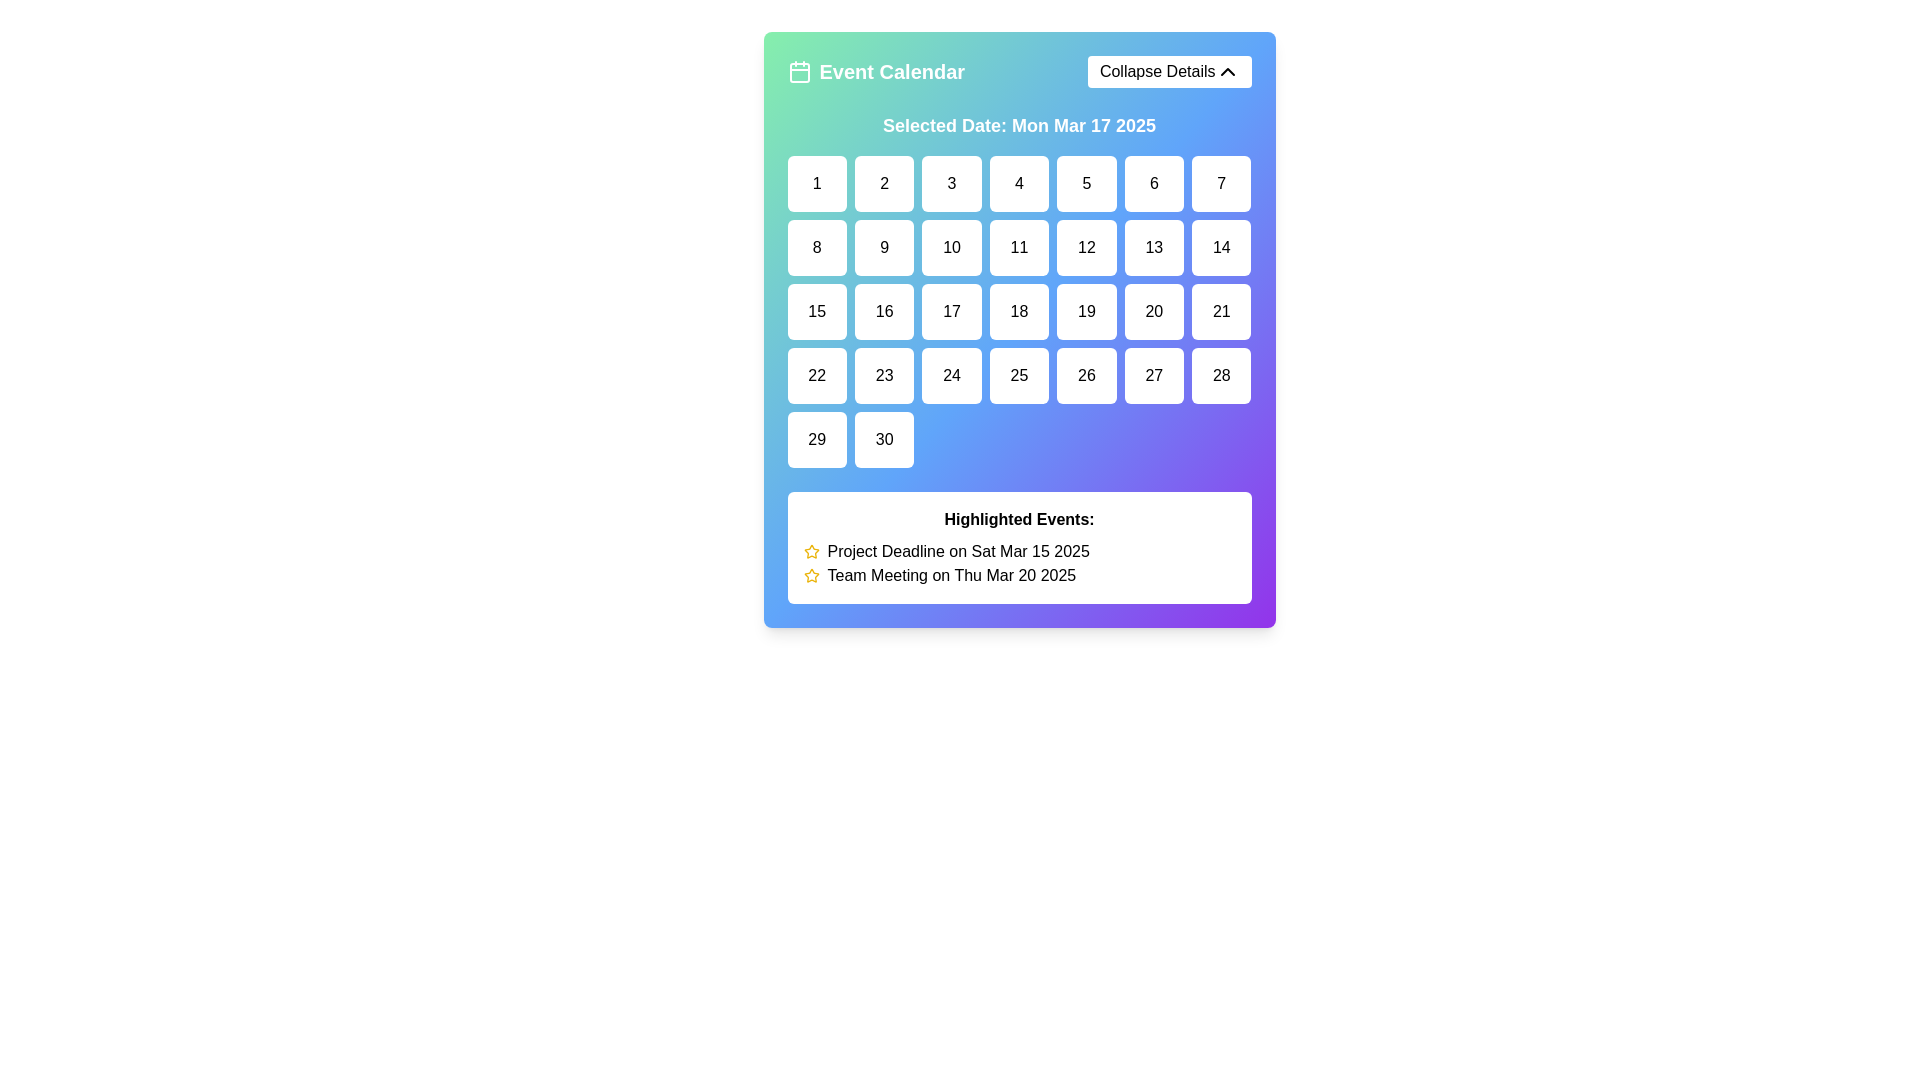  I want to click on the square button displaying the number '7' in the interactive calendar component, so click(1220, 184).